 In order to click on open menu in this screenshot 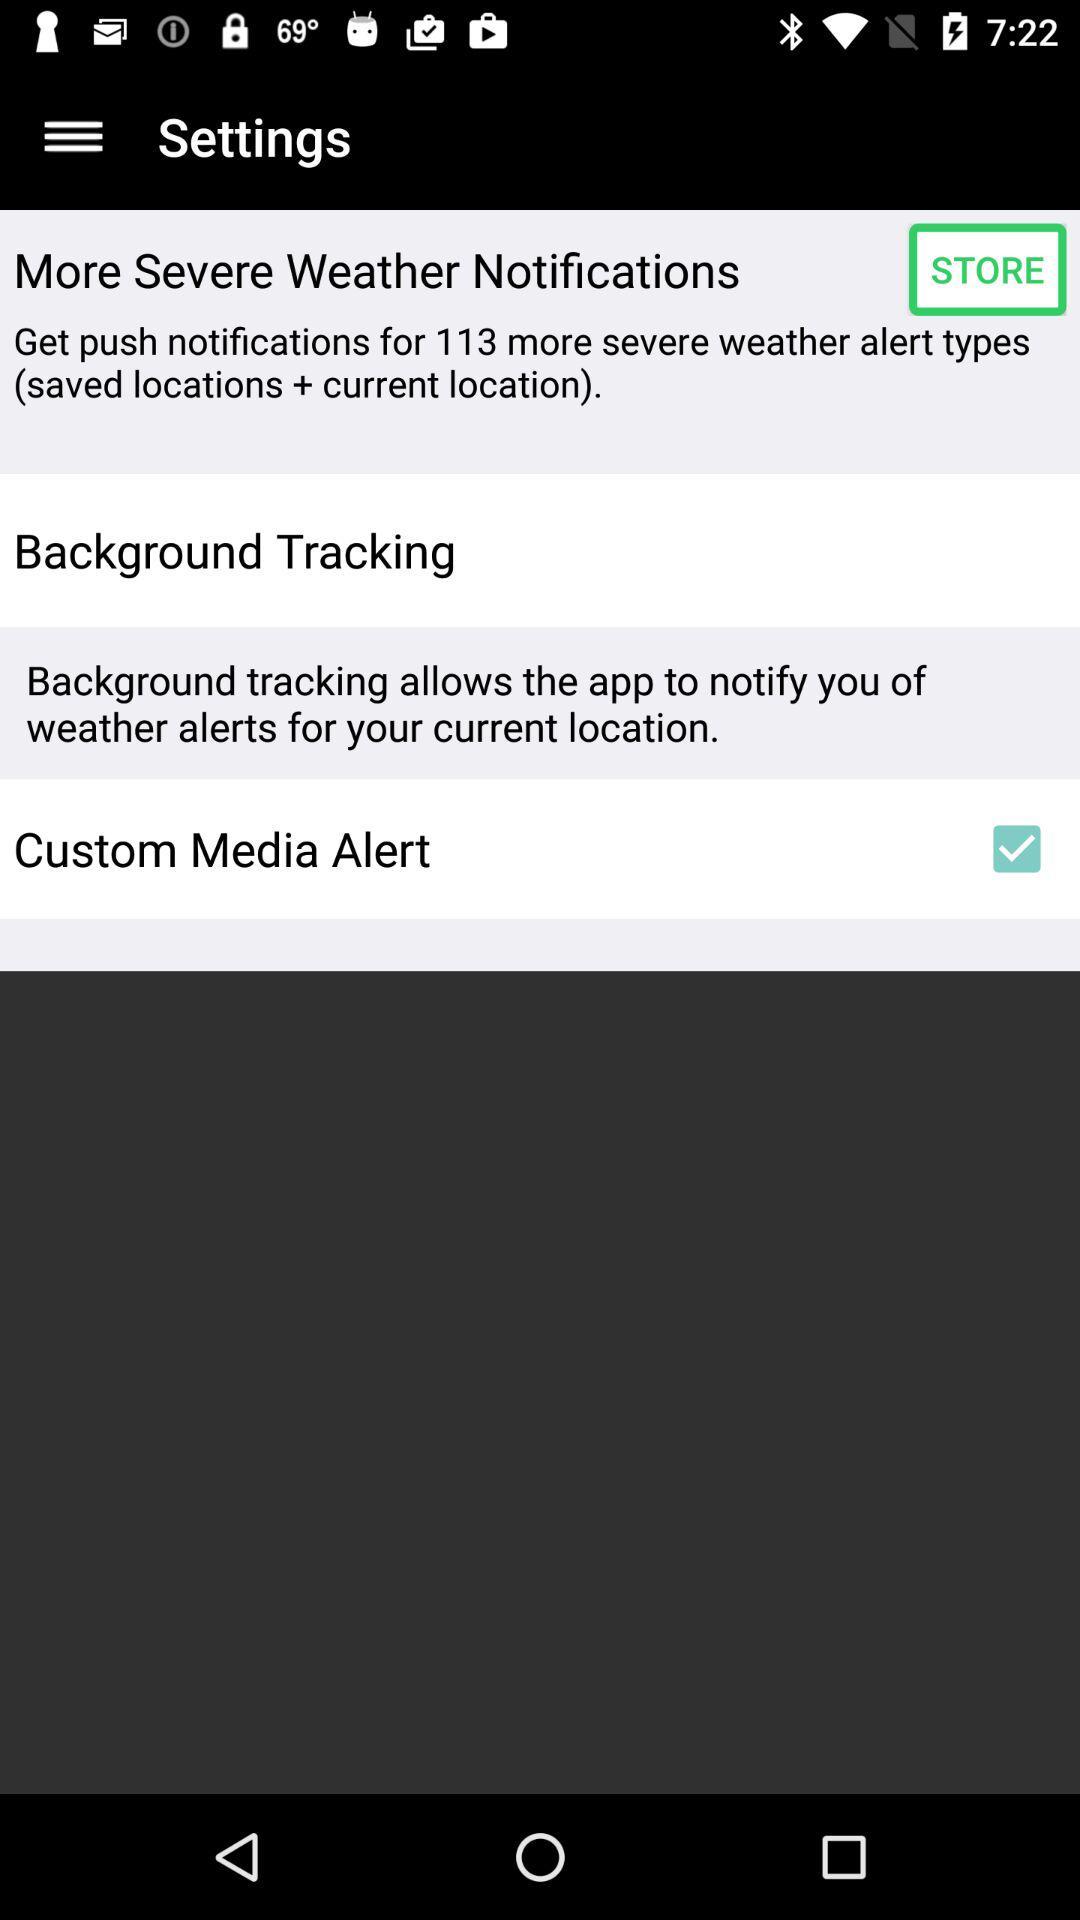, I will do `click(72, 135)`.